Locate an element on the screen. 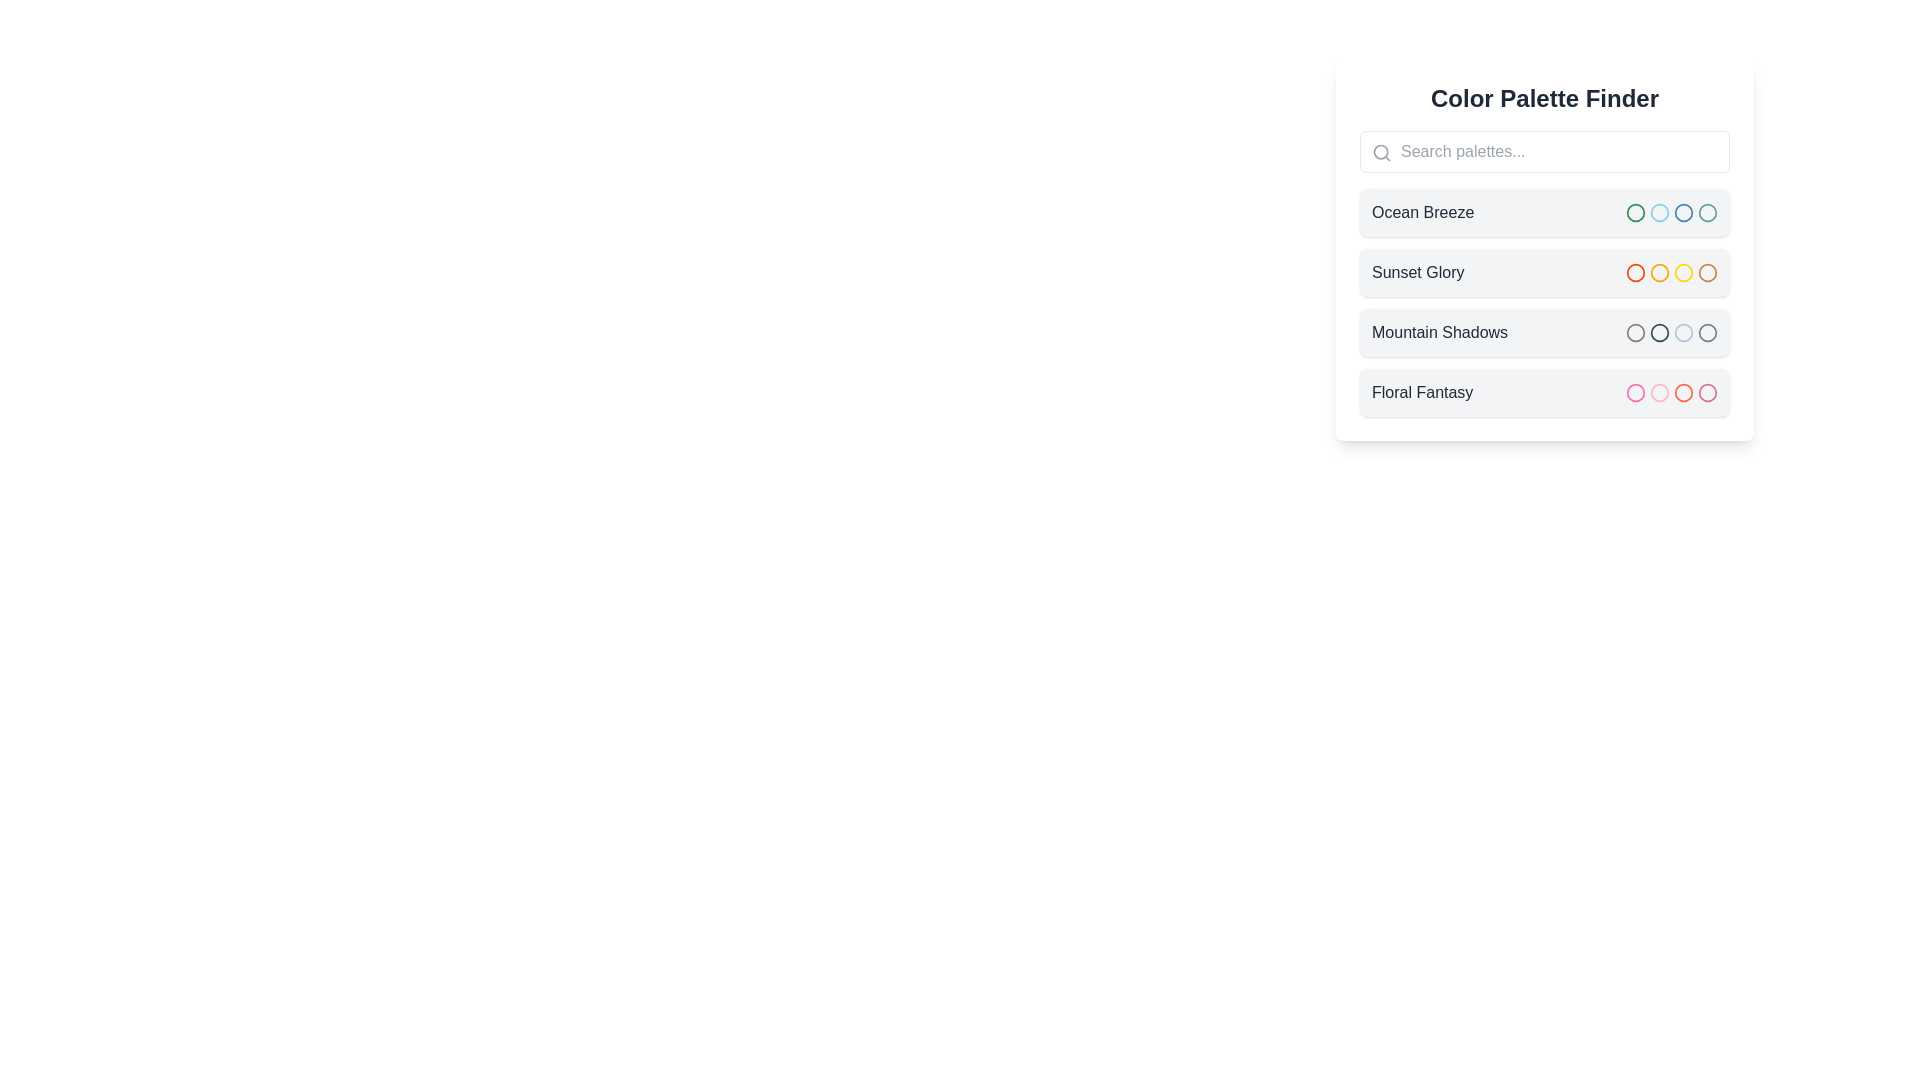  the fourth circular icon in the 'Mountain Shadows' color palette located on the right-side panel is located at coordinates (1707, 331).